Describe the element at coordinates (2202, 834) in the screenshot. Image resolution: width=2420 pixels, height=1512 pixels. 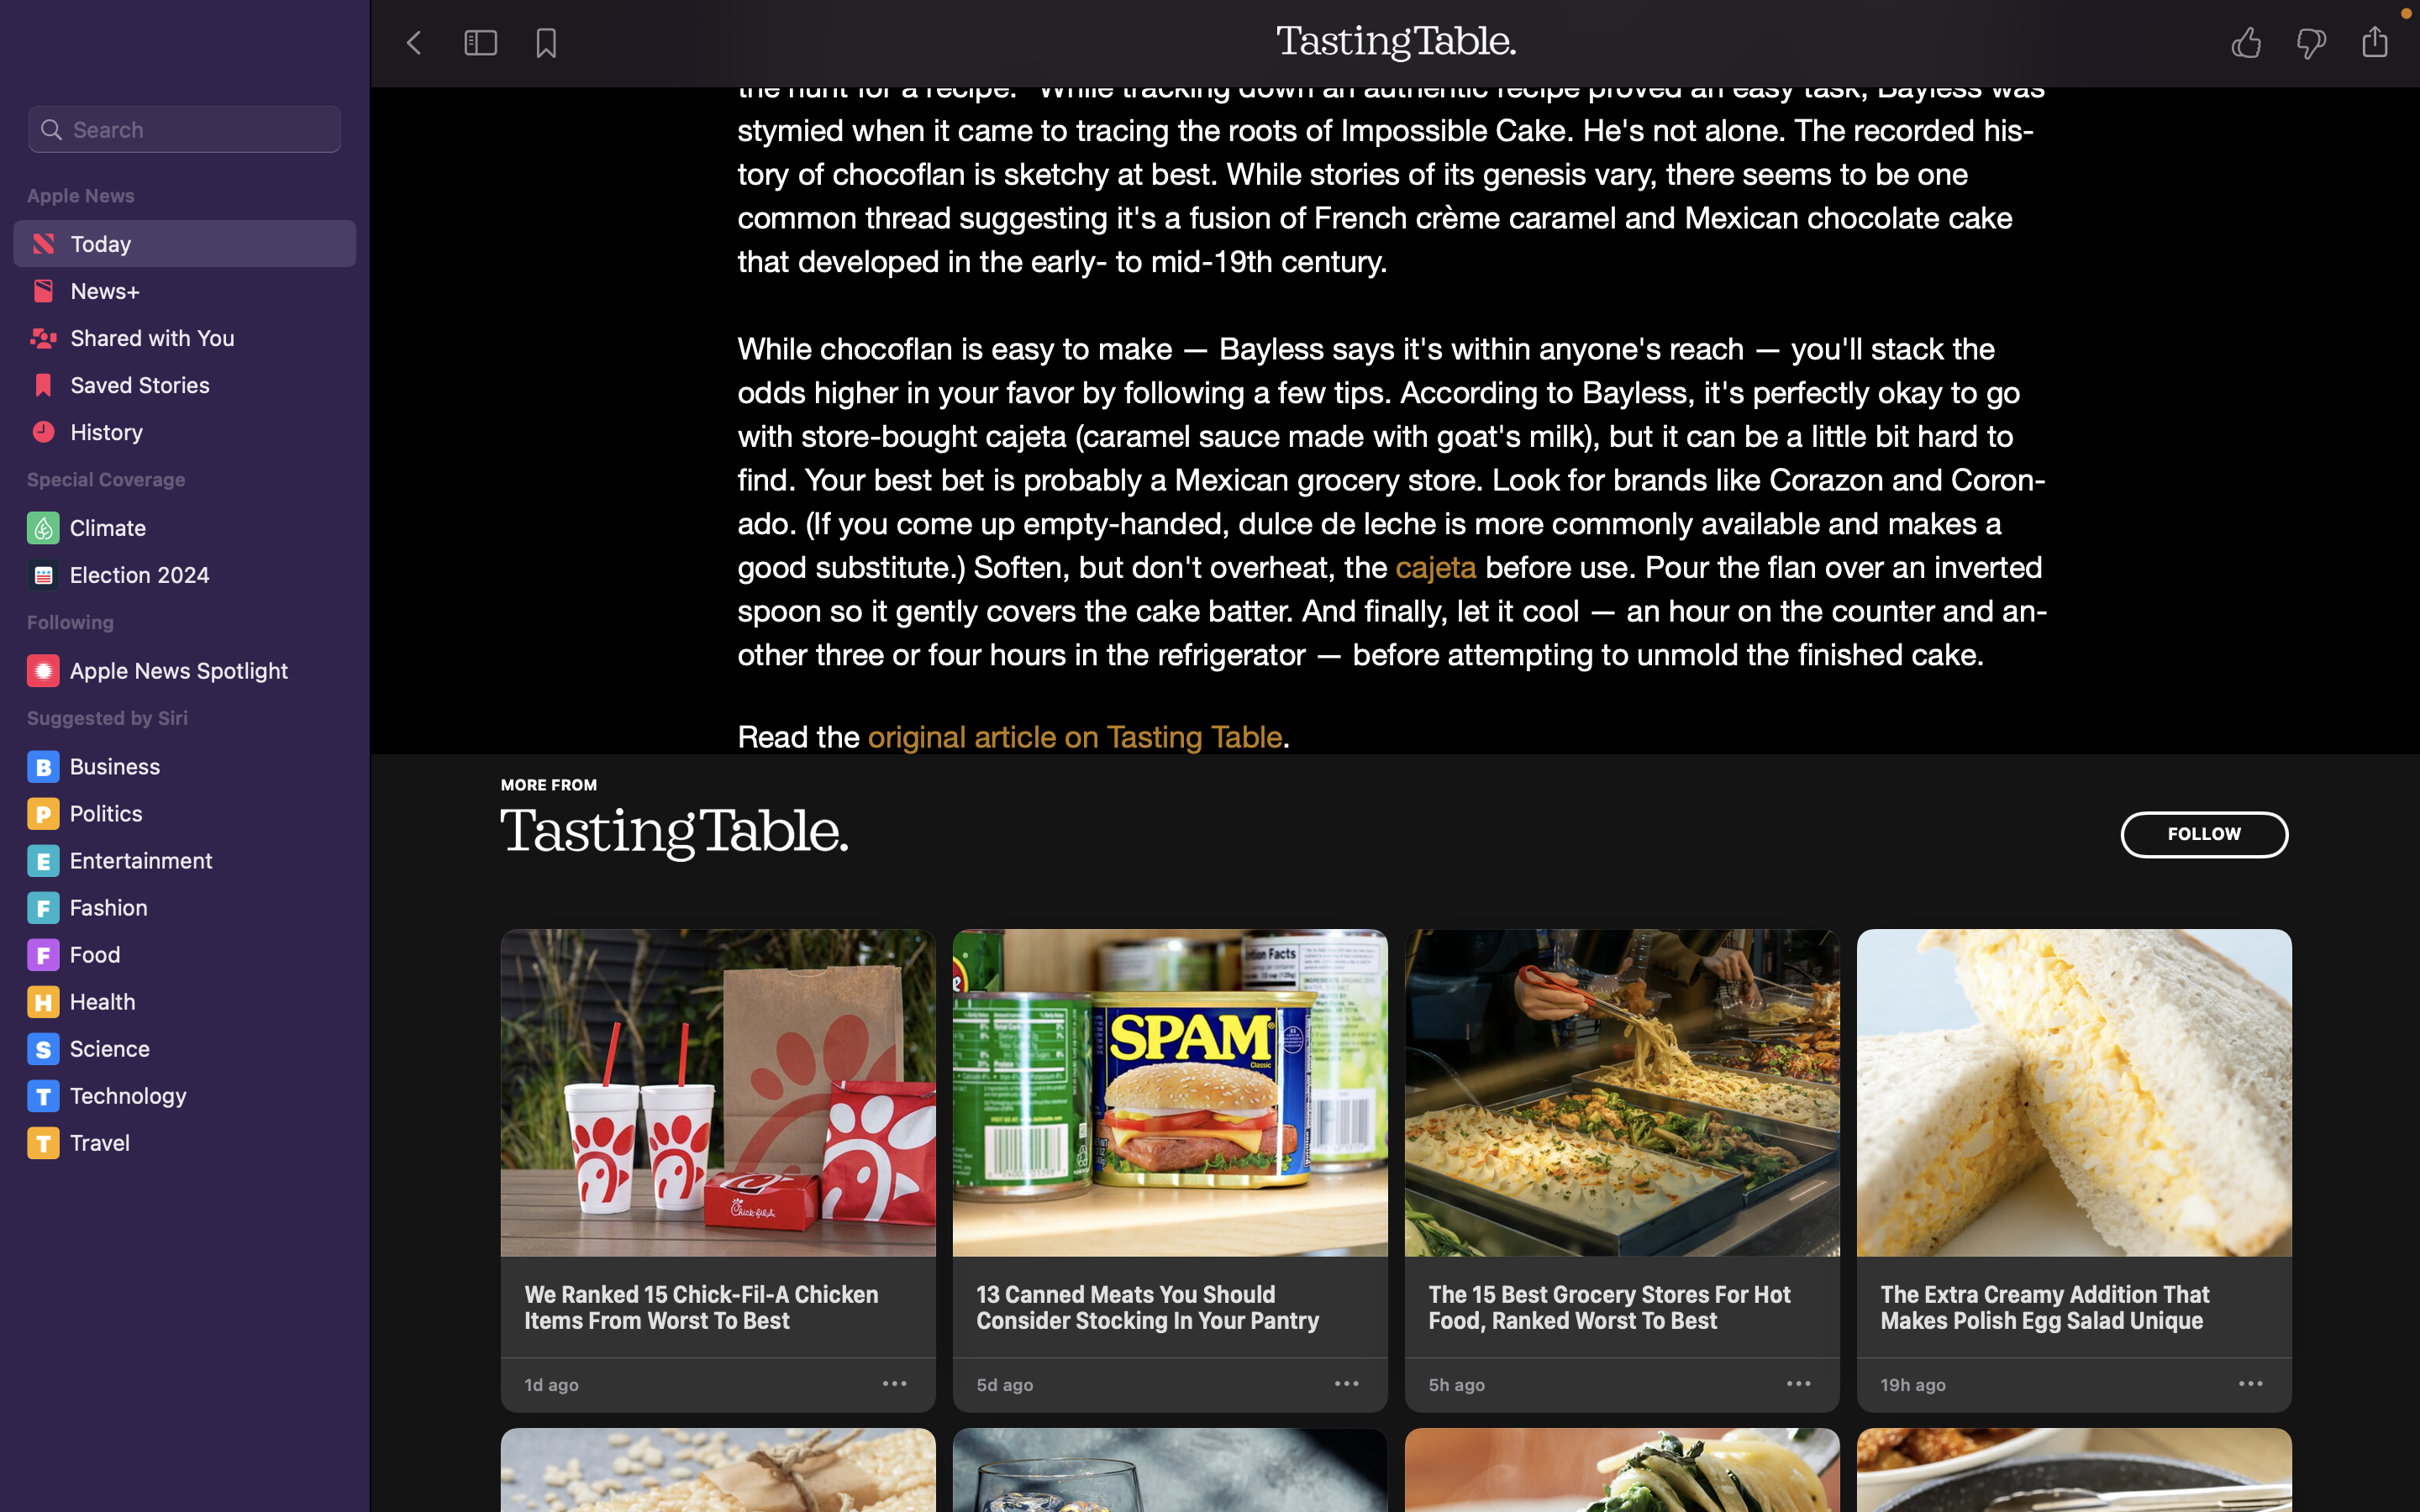
I see `the follow button for Tasting Table` at that location.